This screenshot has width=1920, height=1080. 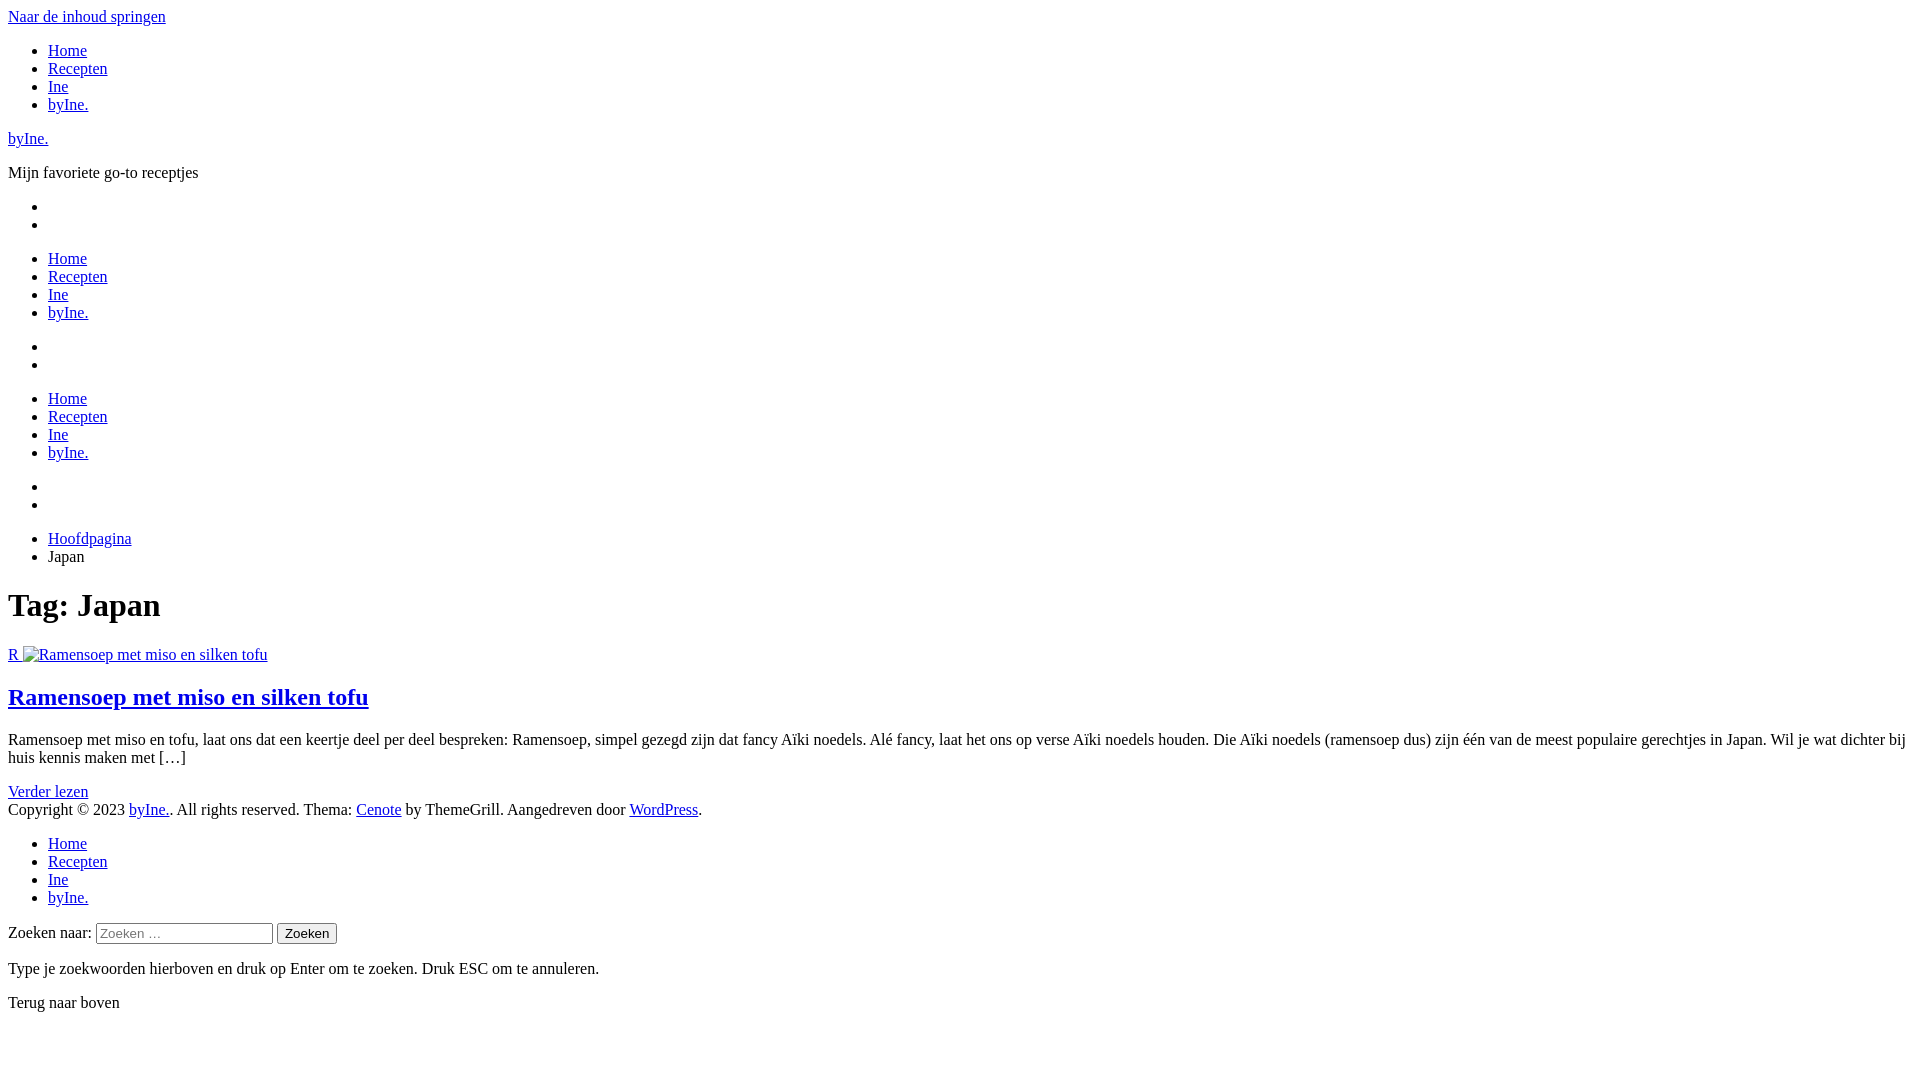 What do you see at coordinates (306, 933) in the screenshot?
I see `'Zoeken'` at bounding box center [306, 933].